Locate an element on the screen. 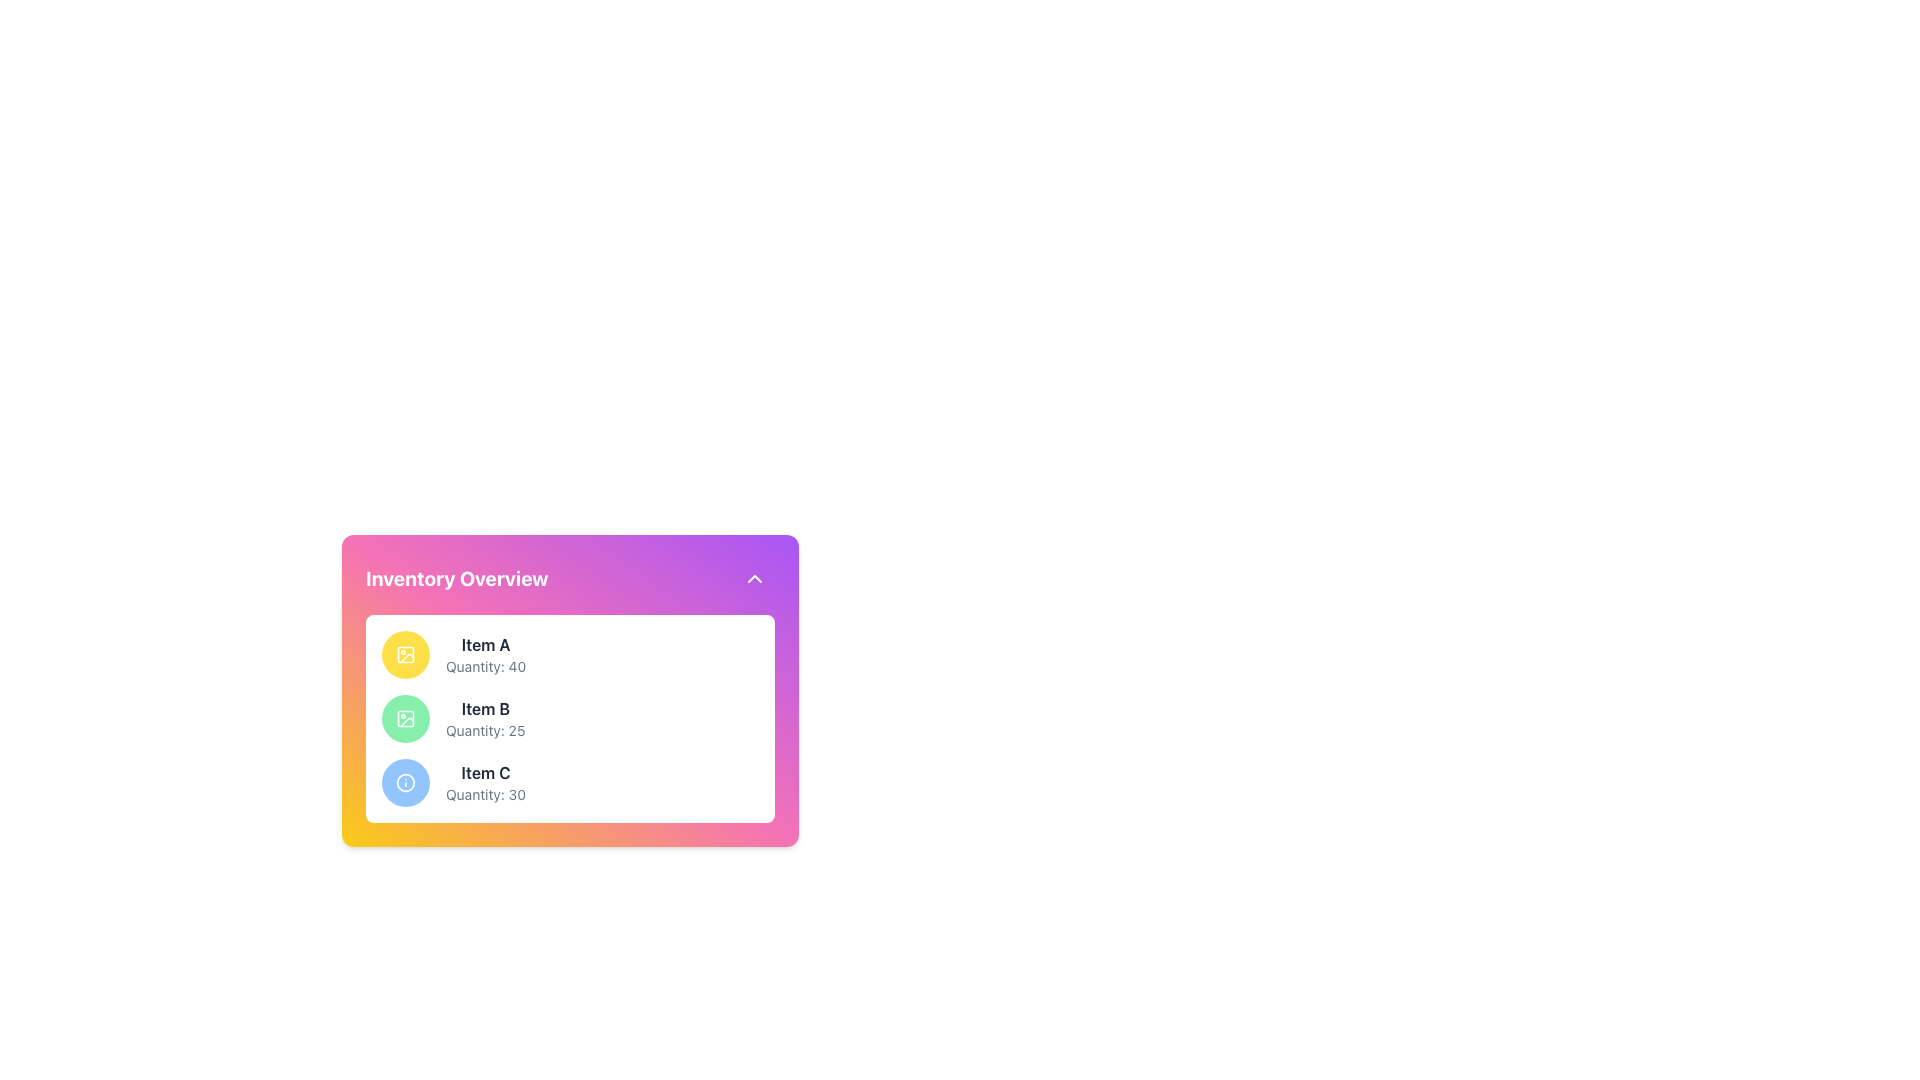 This screenshot has width=1920, height=1080. the interactive button located at the top-right corner of the 'Inventory Overview' section is located at coordinates (753, 578).